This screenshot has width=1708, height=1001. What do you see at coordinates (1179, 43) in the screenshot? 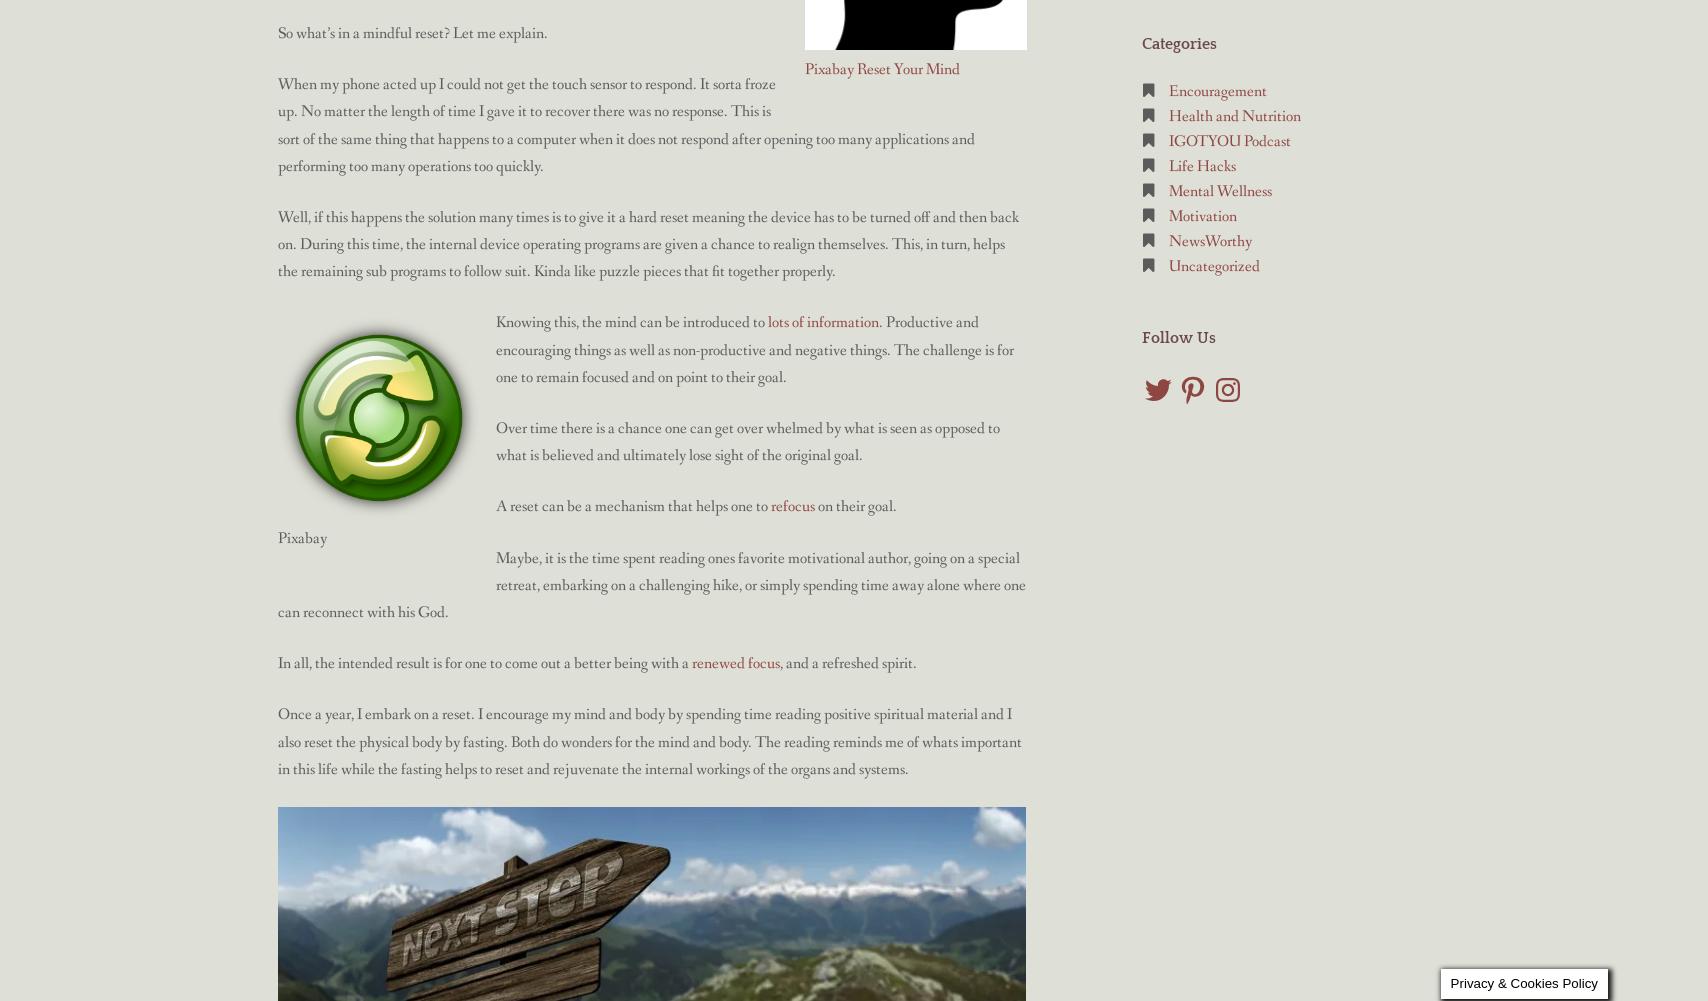
I see `'Categories'` at bounding box center [1179, 43].